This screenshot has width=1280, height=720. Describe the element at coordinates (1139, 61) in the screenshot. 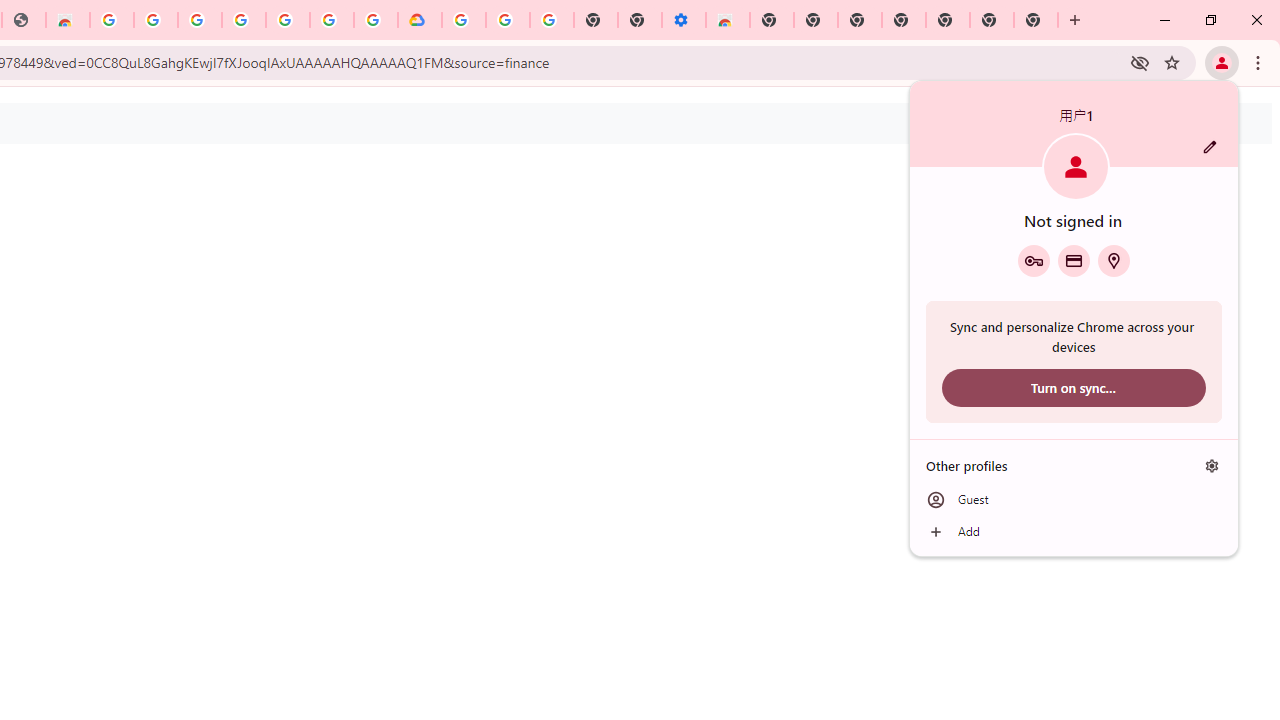

I see `'Third-party cookies blocked'` at that location.